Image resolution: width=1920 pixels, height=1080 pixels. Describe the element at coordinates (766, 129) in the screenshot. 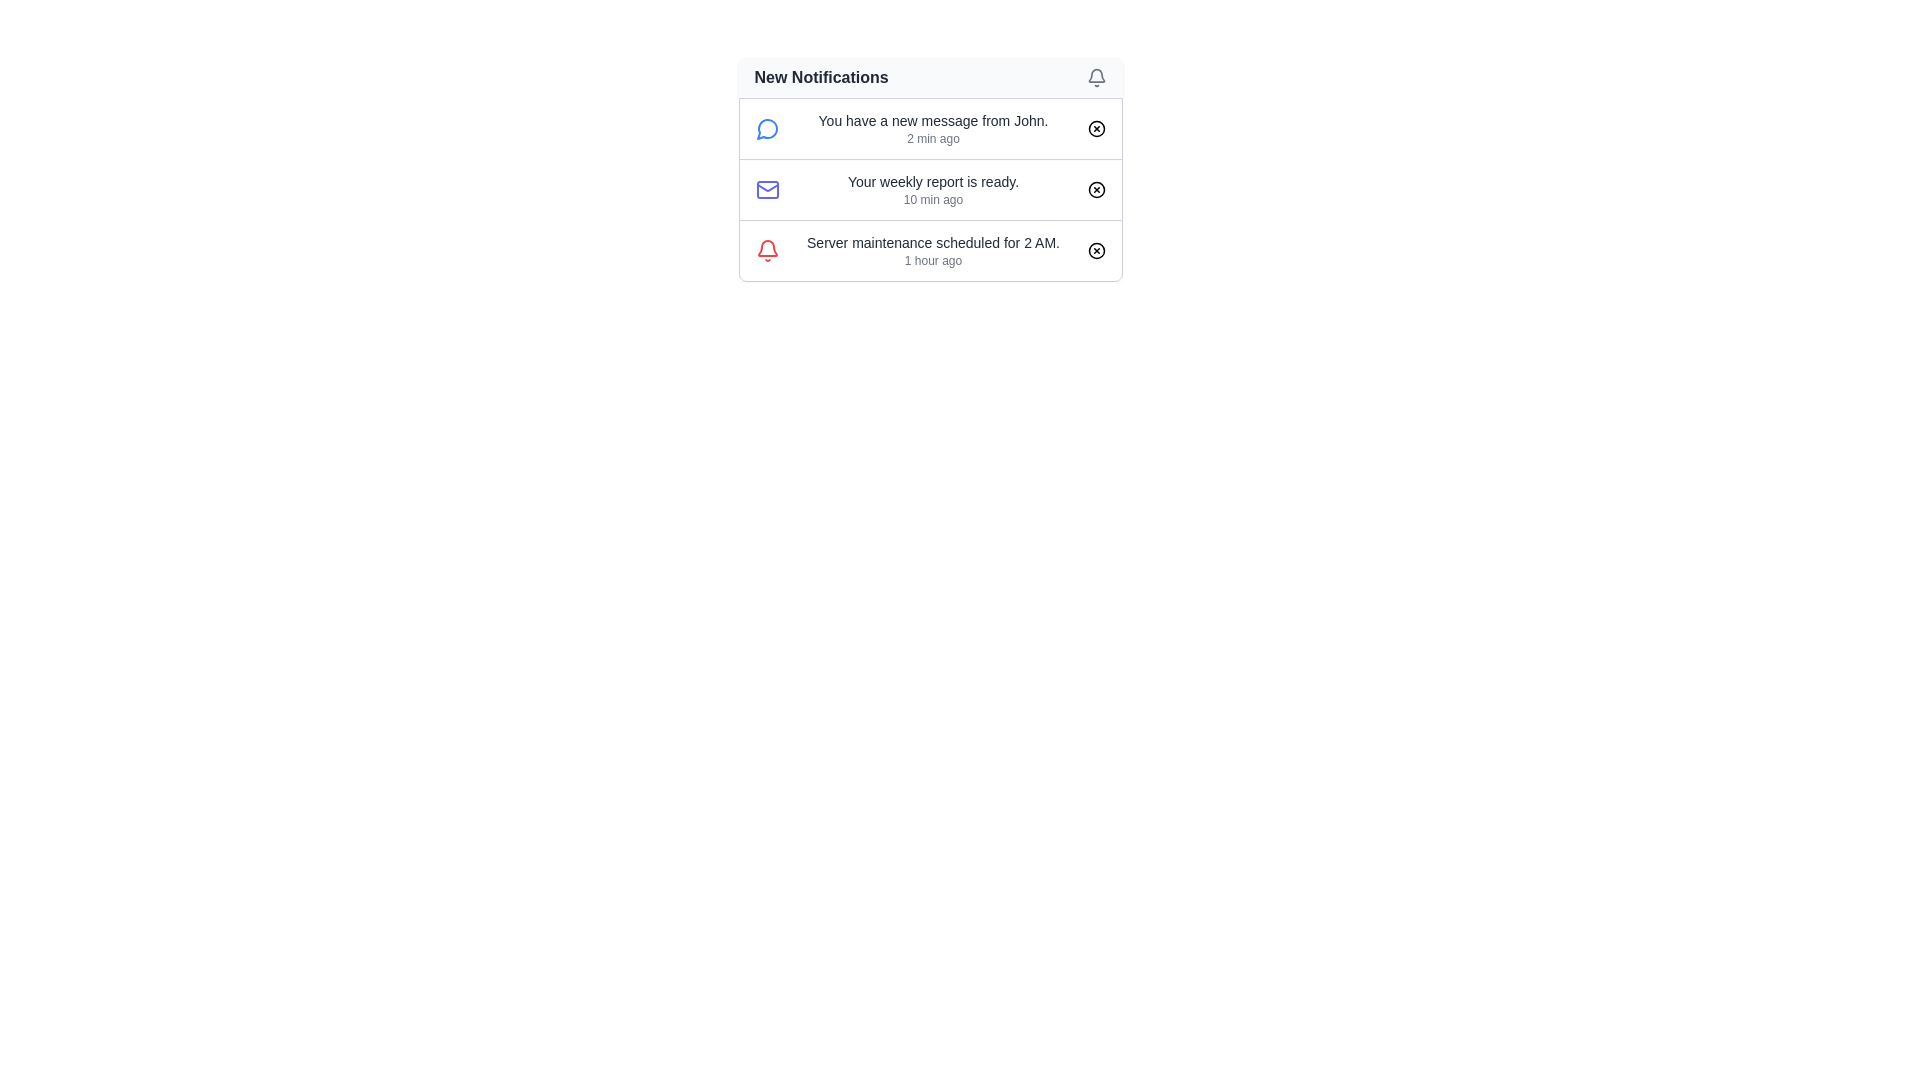

I see `the Vector graphic icon resembling a chat bubble, which serves as a visual indicator for a message notification from 'John', to associate it with its corresponding notification text entry` at that location.